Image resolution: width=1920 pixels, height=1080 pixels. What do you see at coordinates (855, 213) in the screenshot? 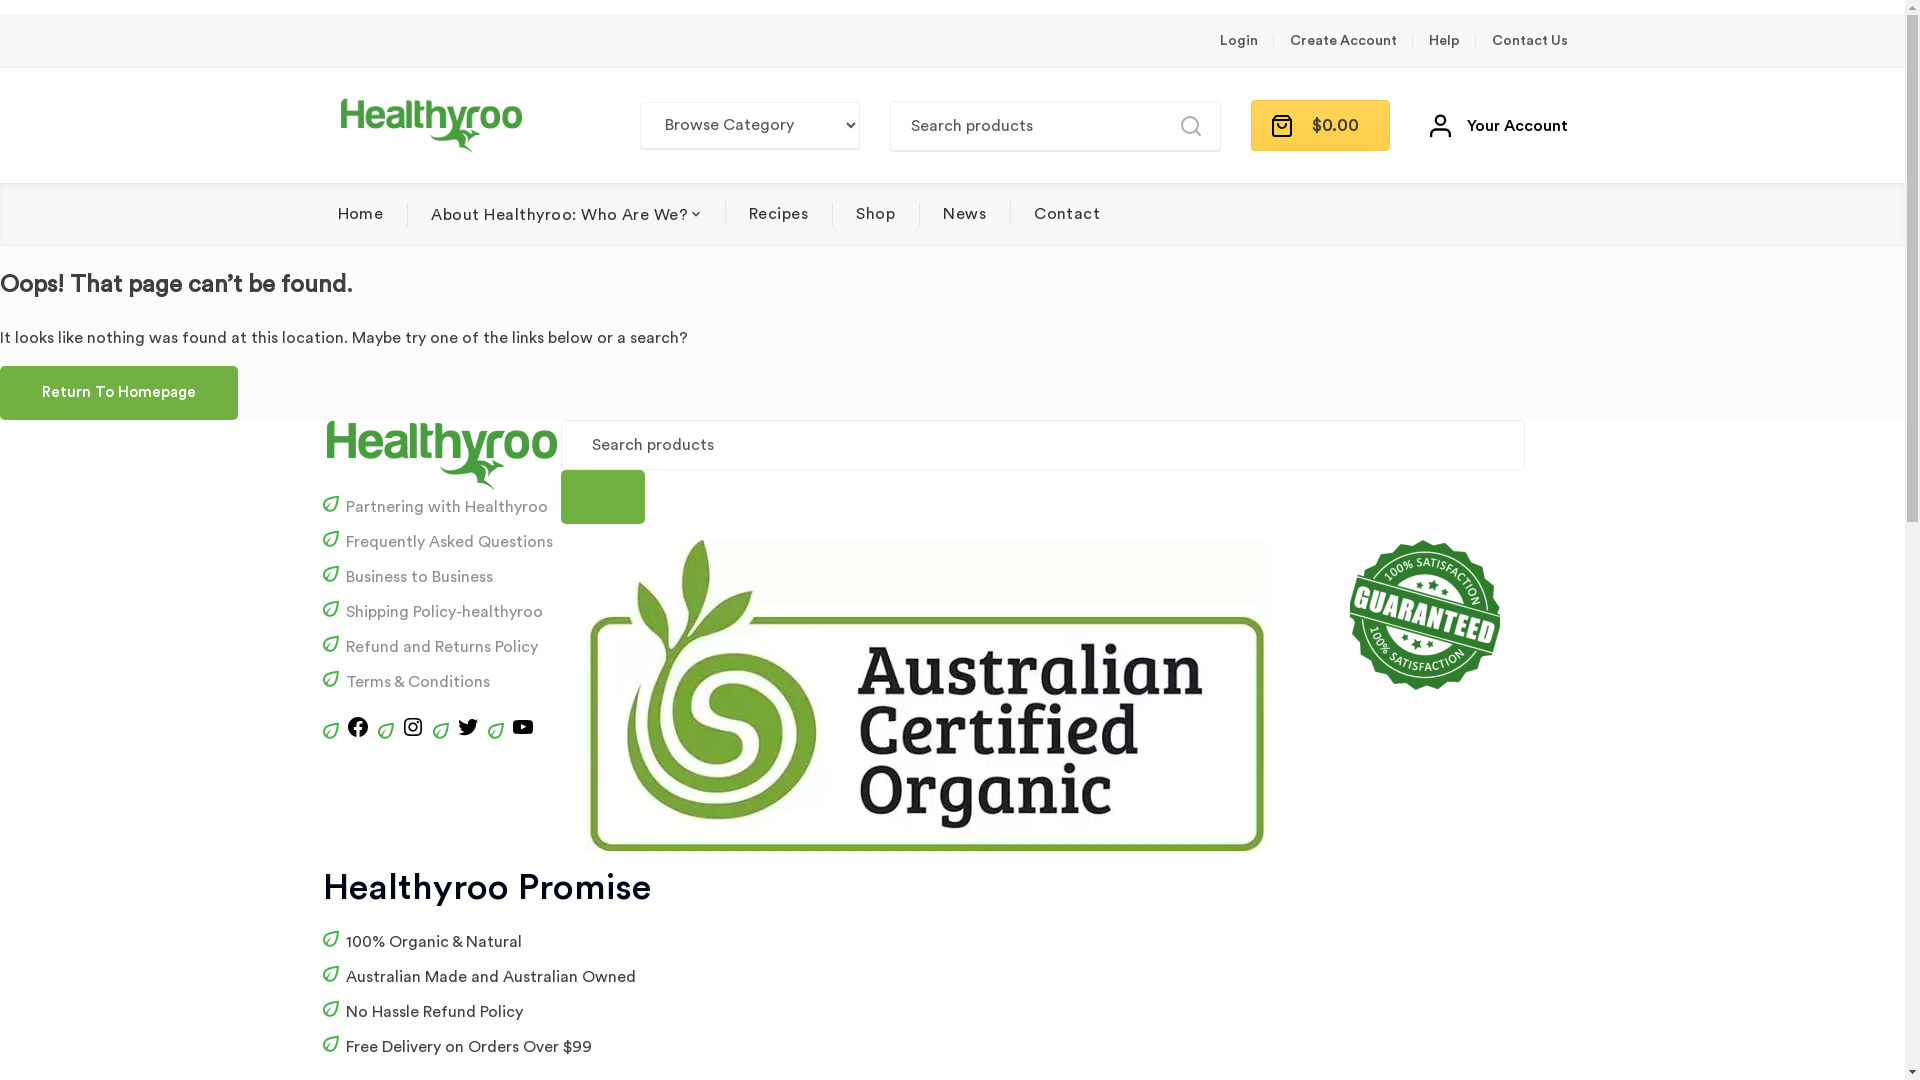
I see `'Shop'` at bounding box center [855, 213].